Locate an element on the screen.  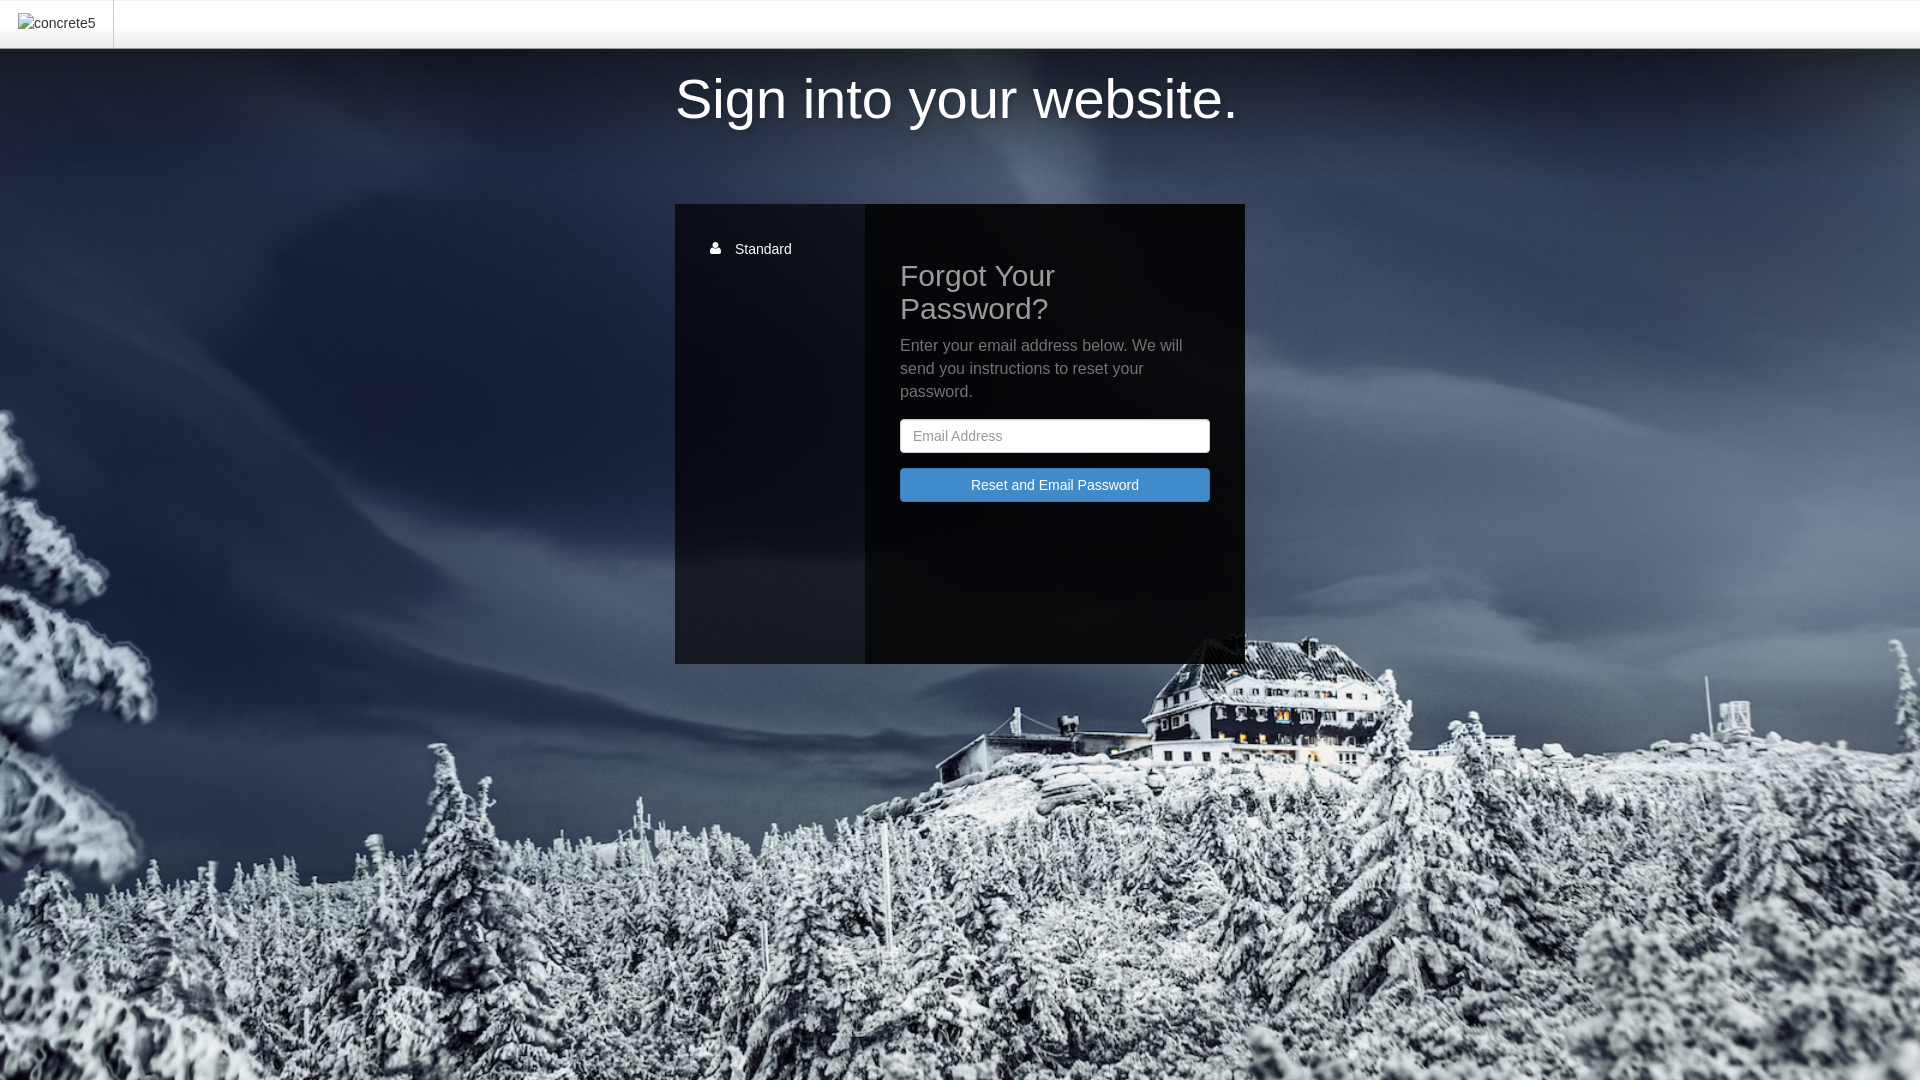
'concrete5' is located at coordinates (56, 23).